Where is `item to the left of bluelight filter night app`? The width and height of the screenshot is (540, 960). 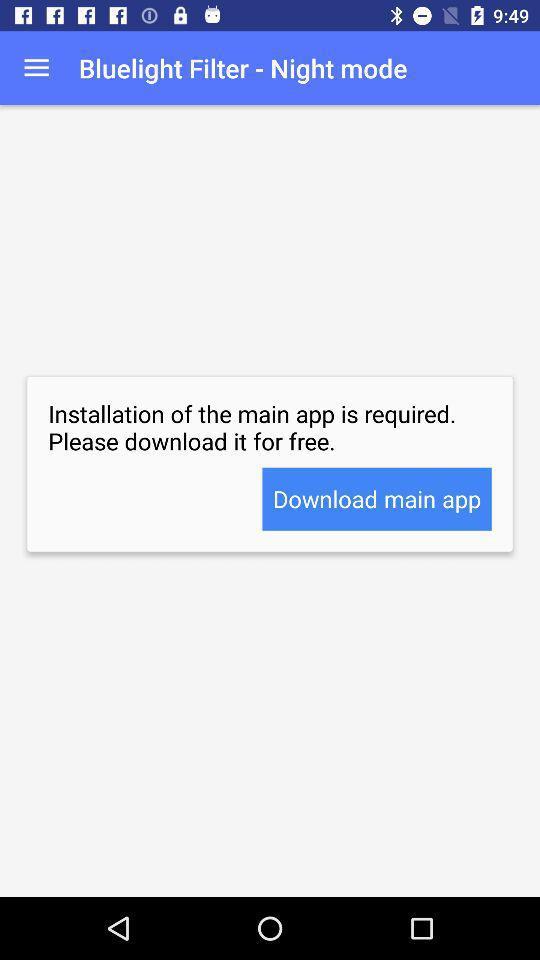 item to the left of bluelight filter night app is located at coordinates (36, 68).